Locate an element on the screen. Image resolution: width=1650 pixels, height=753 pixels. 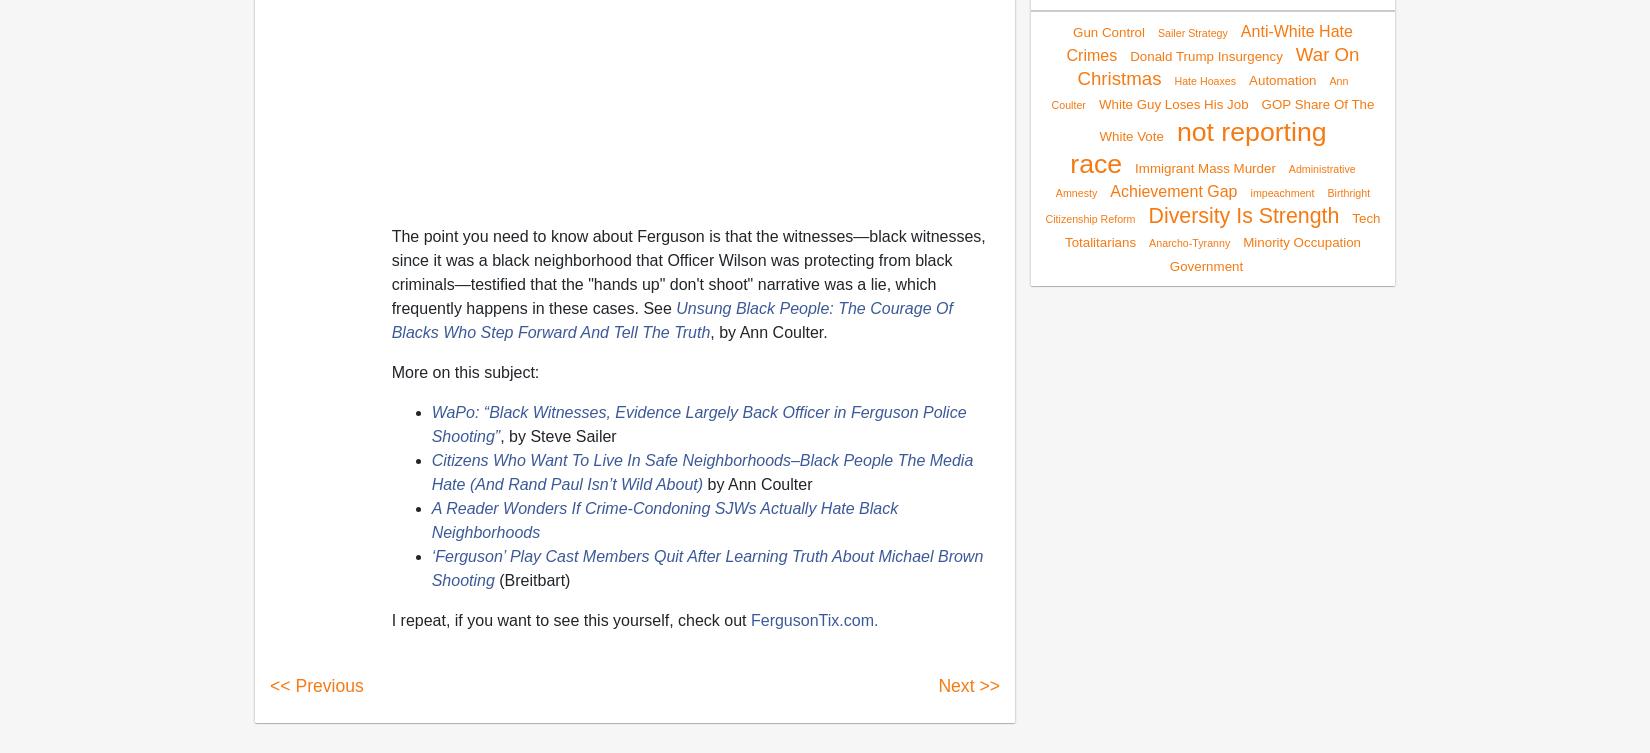
'Immigrant Mass Murder' is located at coordinates (1204, 166).